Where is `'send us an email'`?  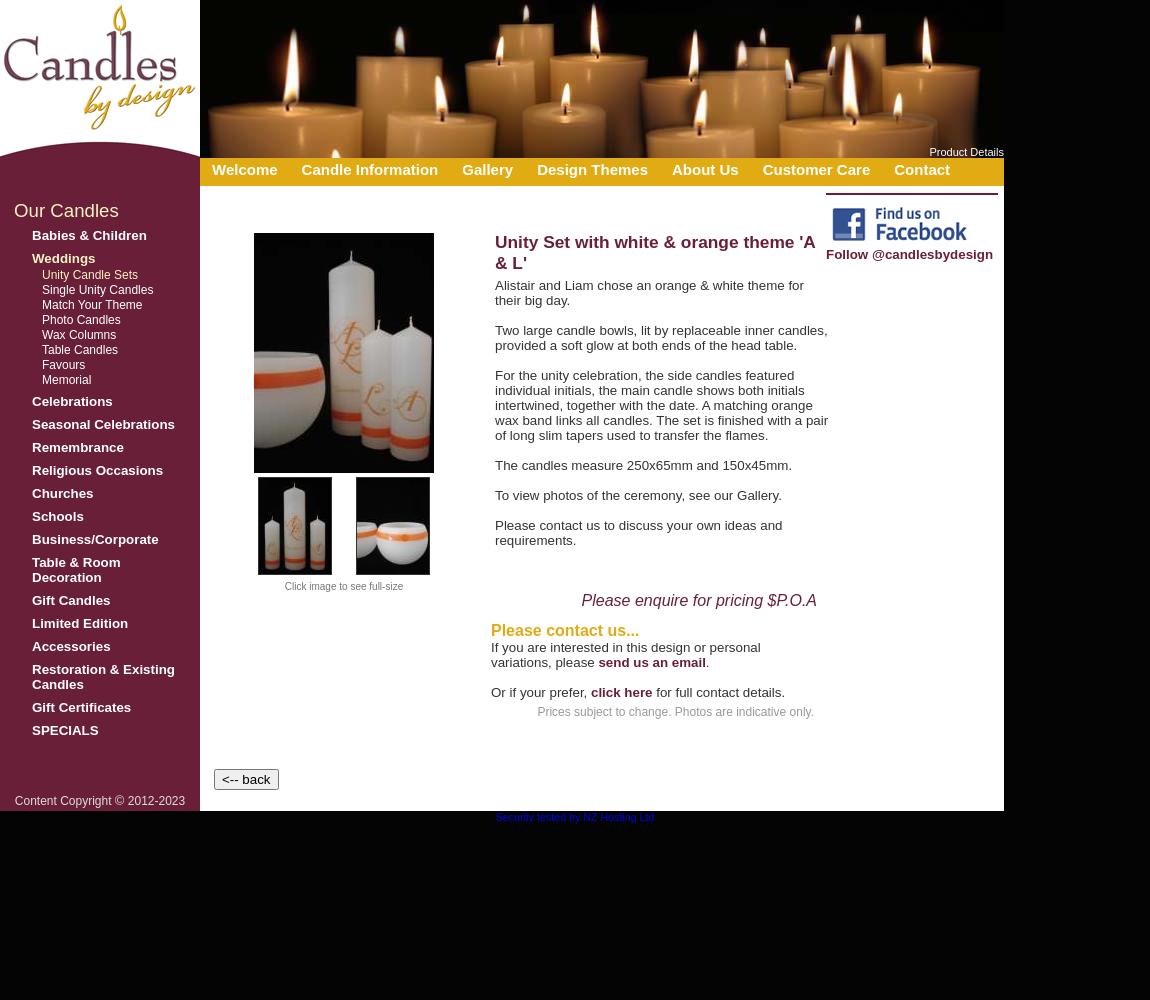 'send us an email' is located at coordinates (650, 662).